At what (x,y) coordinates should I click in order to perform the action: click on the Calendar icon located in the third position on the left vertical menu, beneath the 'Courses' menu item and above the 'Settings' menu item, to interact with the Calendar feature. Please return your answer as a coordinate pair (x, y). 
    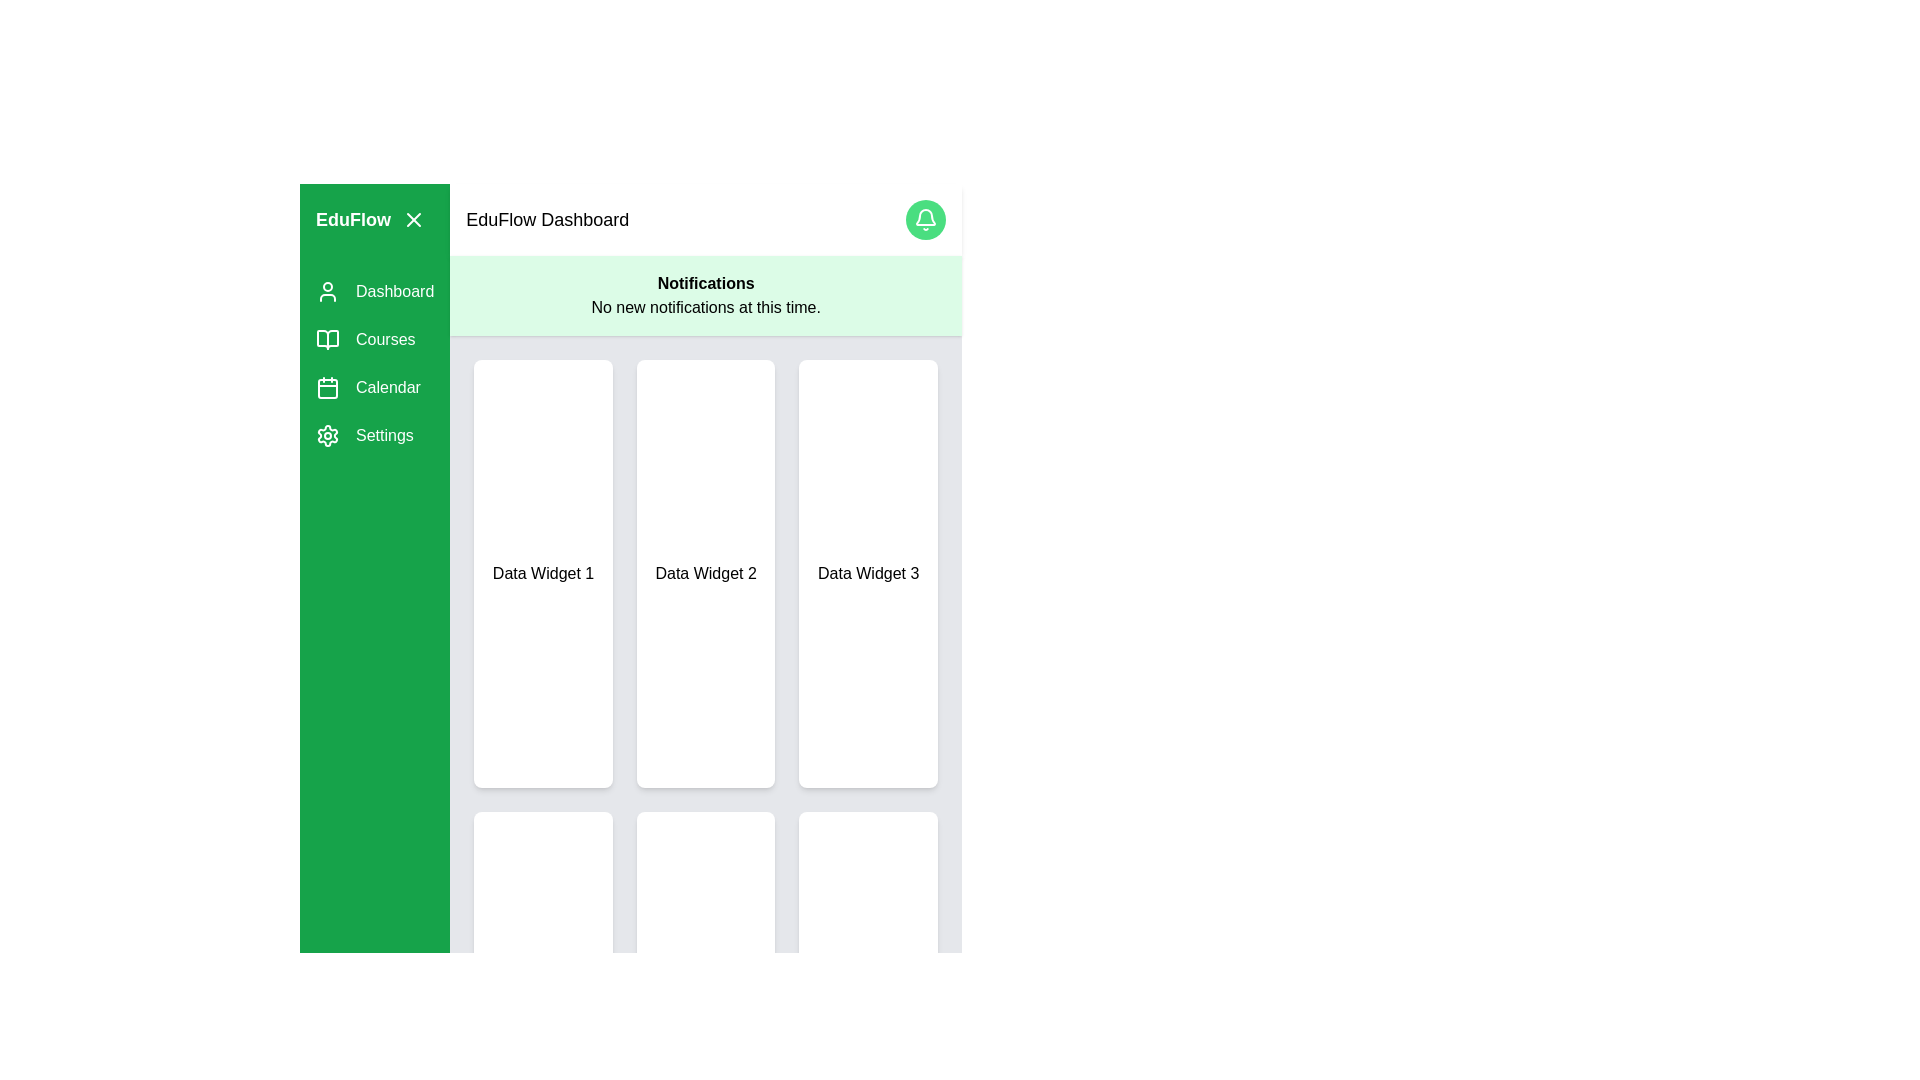
    Looking at the image, I should click on (327, 388).